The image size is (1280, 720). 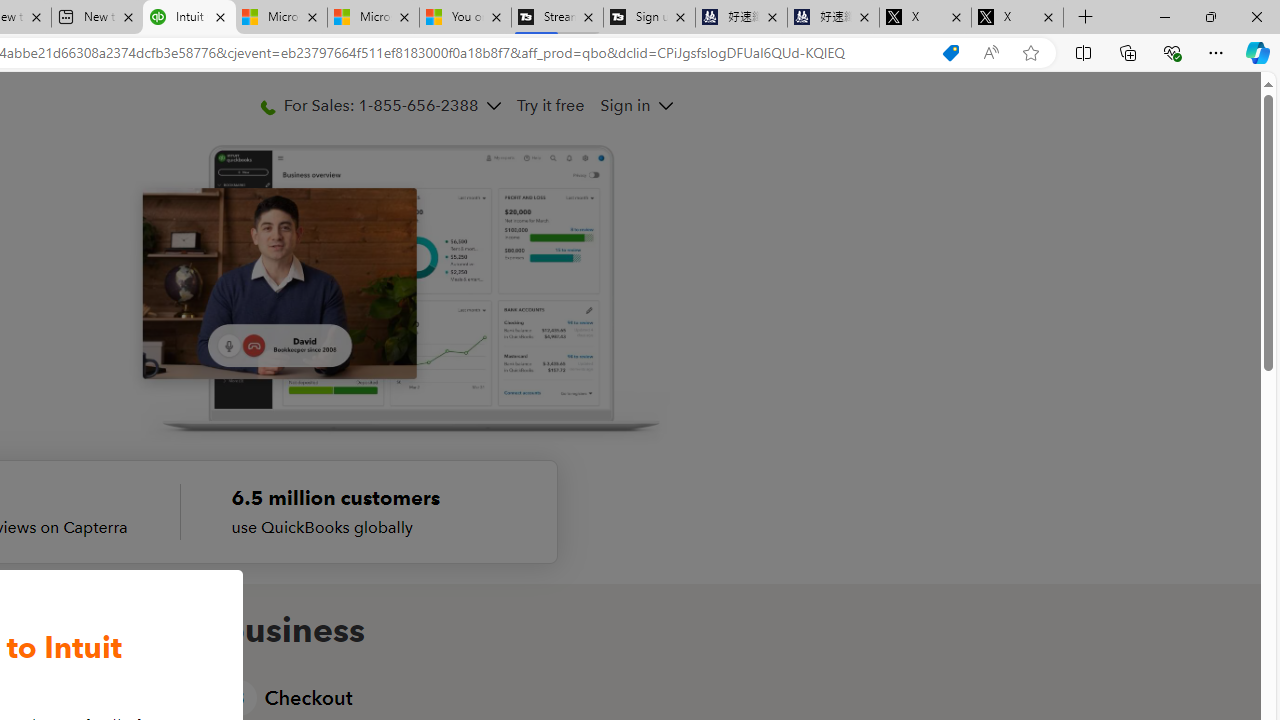 I want to click on 'Streaming Coverage | T3', so click(x=557, y=17).